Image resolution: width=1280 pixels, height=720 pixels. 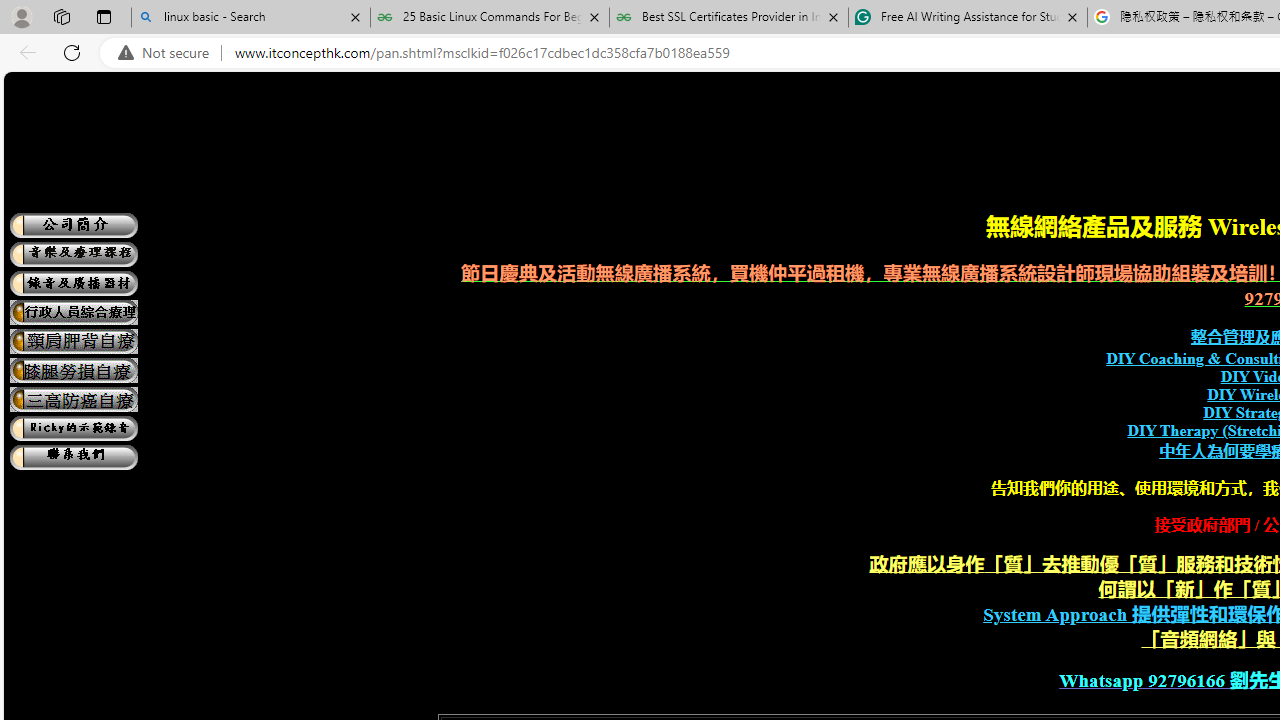 What do you see at coordinates (168, 52) in the screenshot?
I see `'Not secure'` at bounding box center [168, 52].